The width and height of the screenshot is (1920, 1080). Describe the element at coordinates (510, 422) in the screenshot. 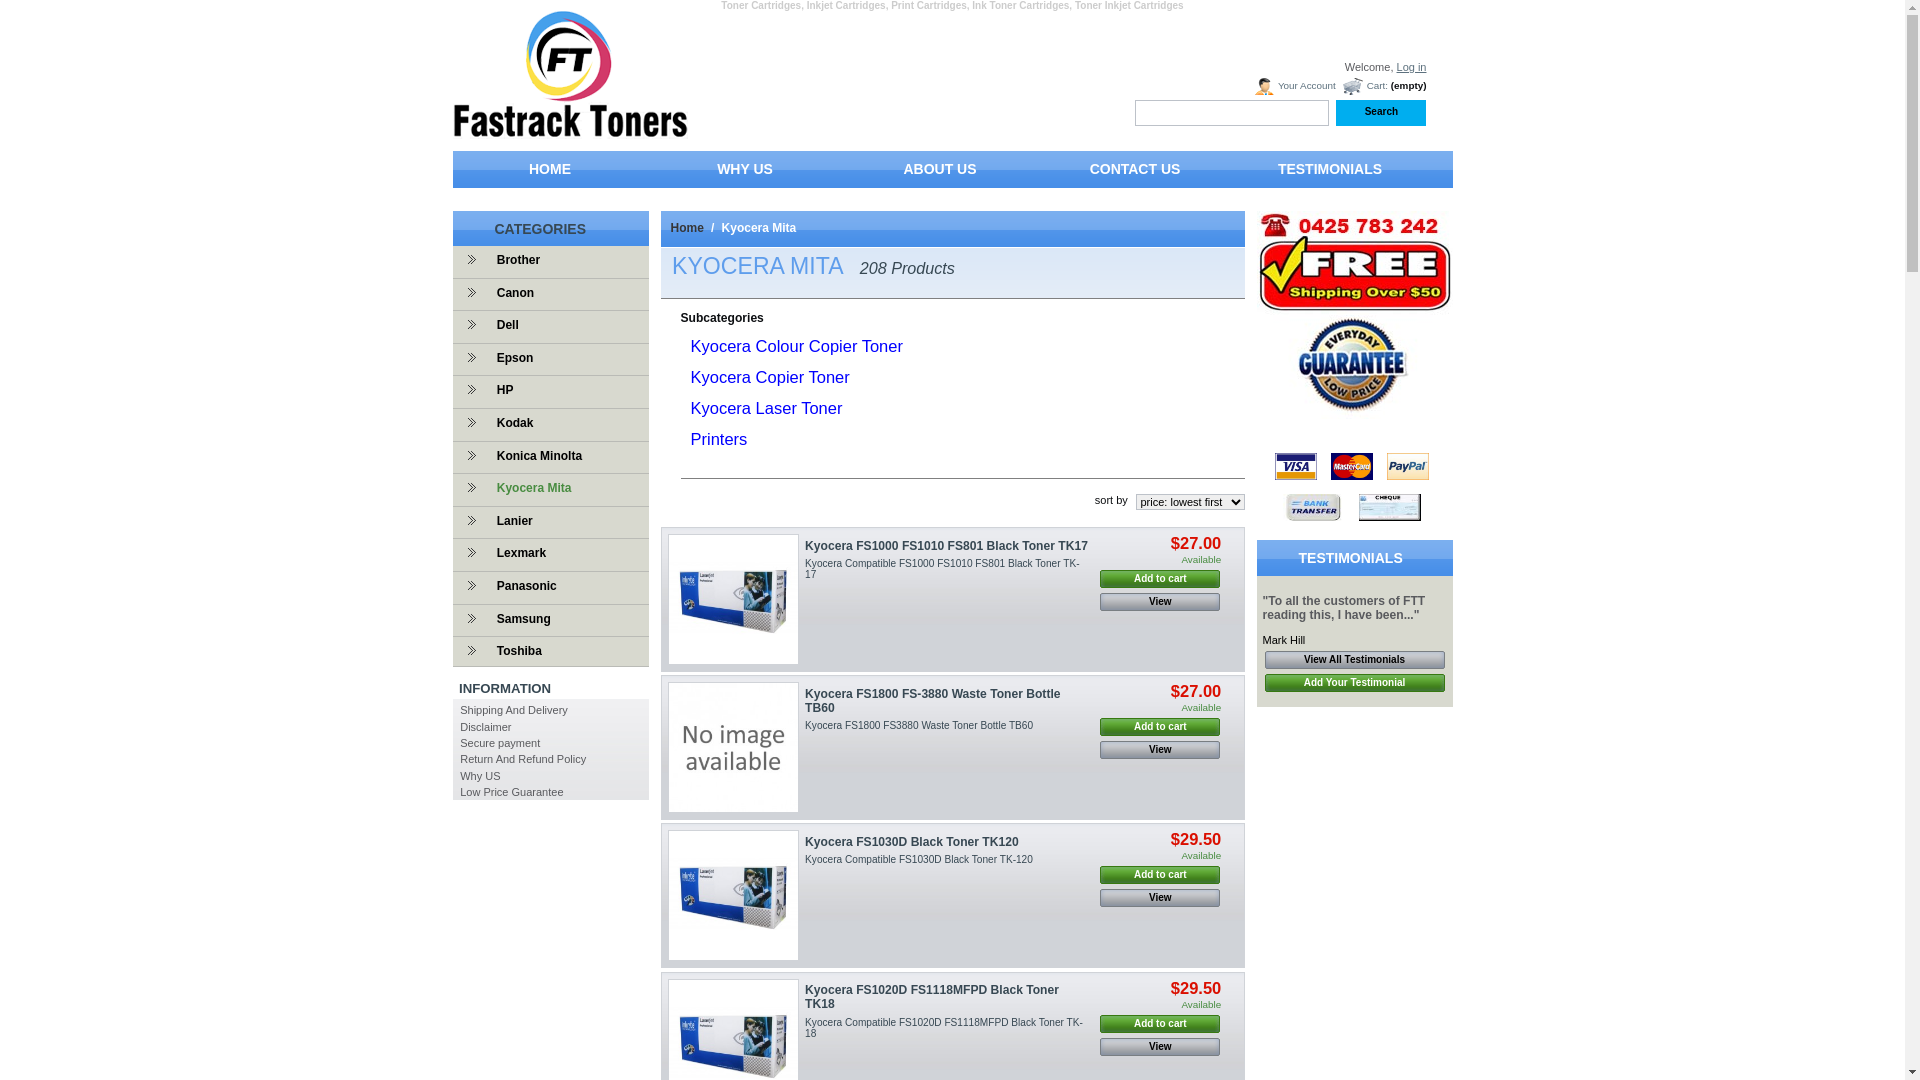

I see `'Kodak'` at that location.